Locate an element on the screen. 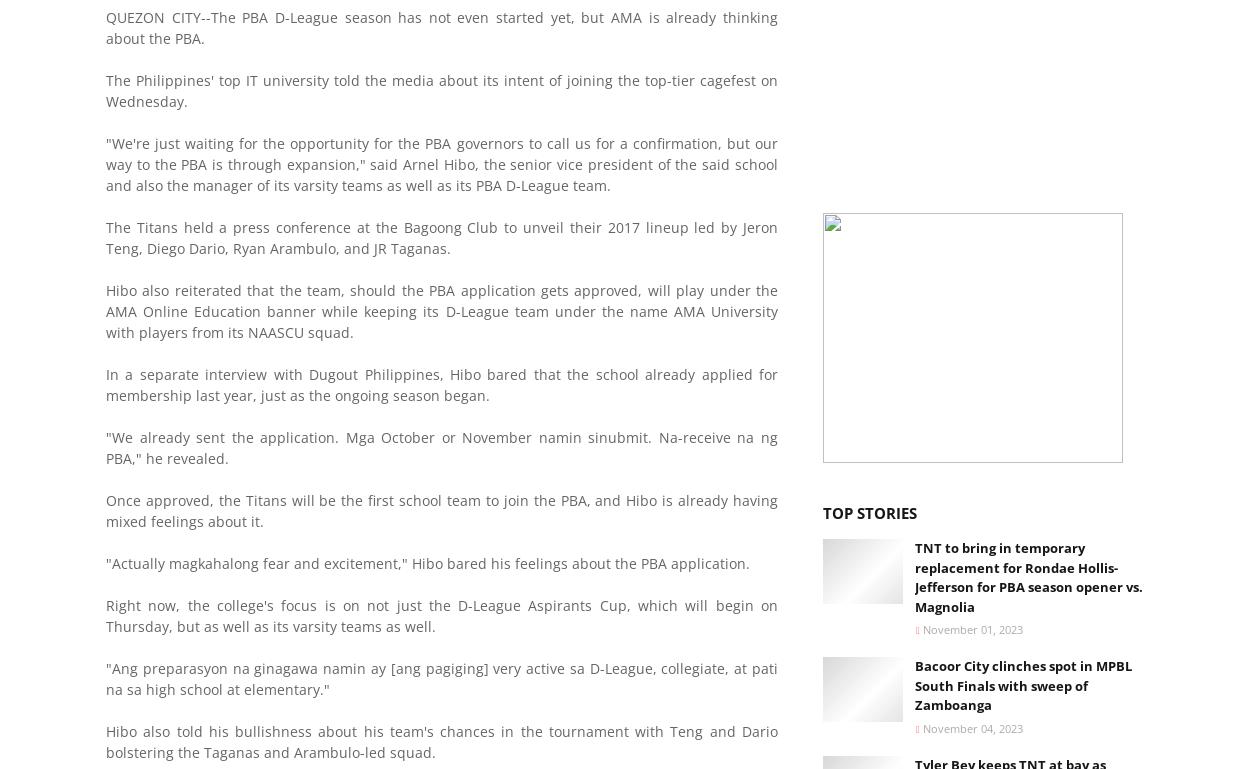 The width and height of the screenshot is (1250, 769). 'TNT to bring in temporary replacement for Rondae Hollis-Jefferson for PBA season opener vs. Magnolia' is located at coordinates (1029, 576).